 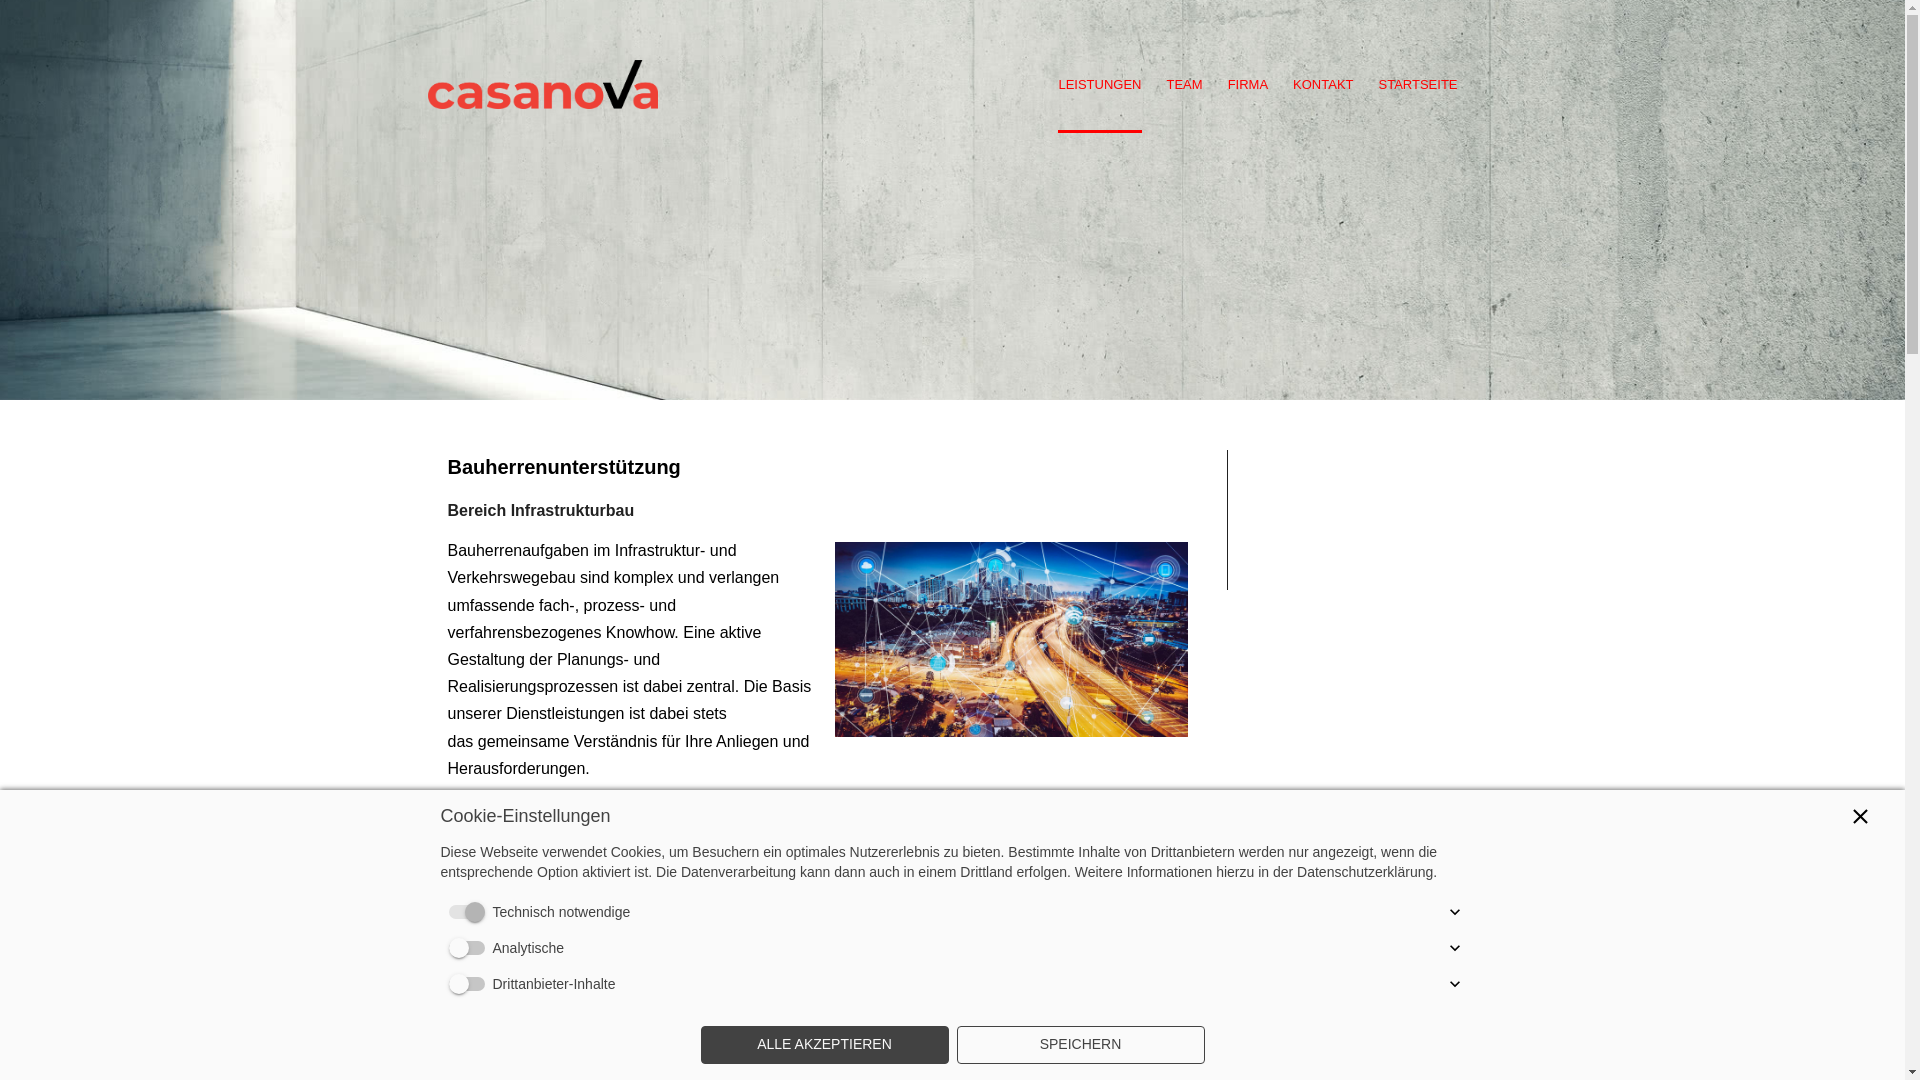 What do you see at coordinates (1323, 85) in the screenshot?
I see `'KONTAKT'` at bounding box center [1323, 85].